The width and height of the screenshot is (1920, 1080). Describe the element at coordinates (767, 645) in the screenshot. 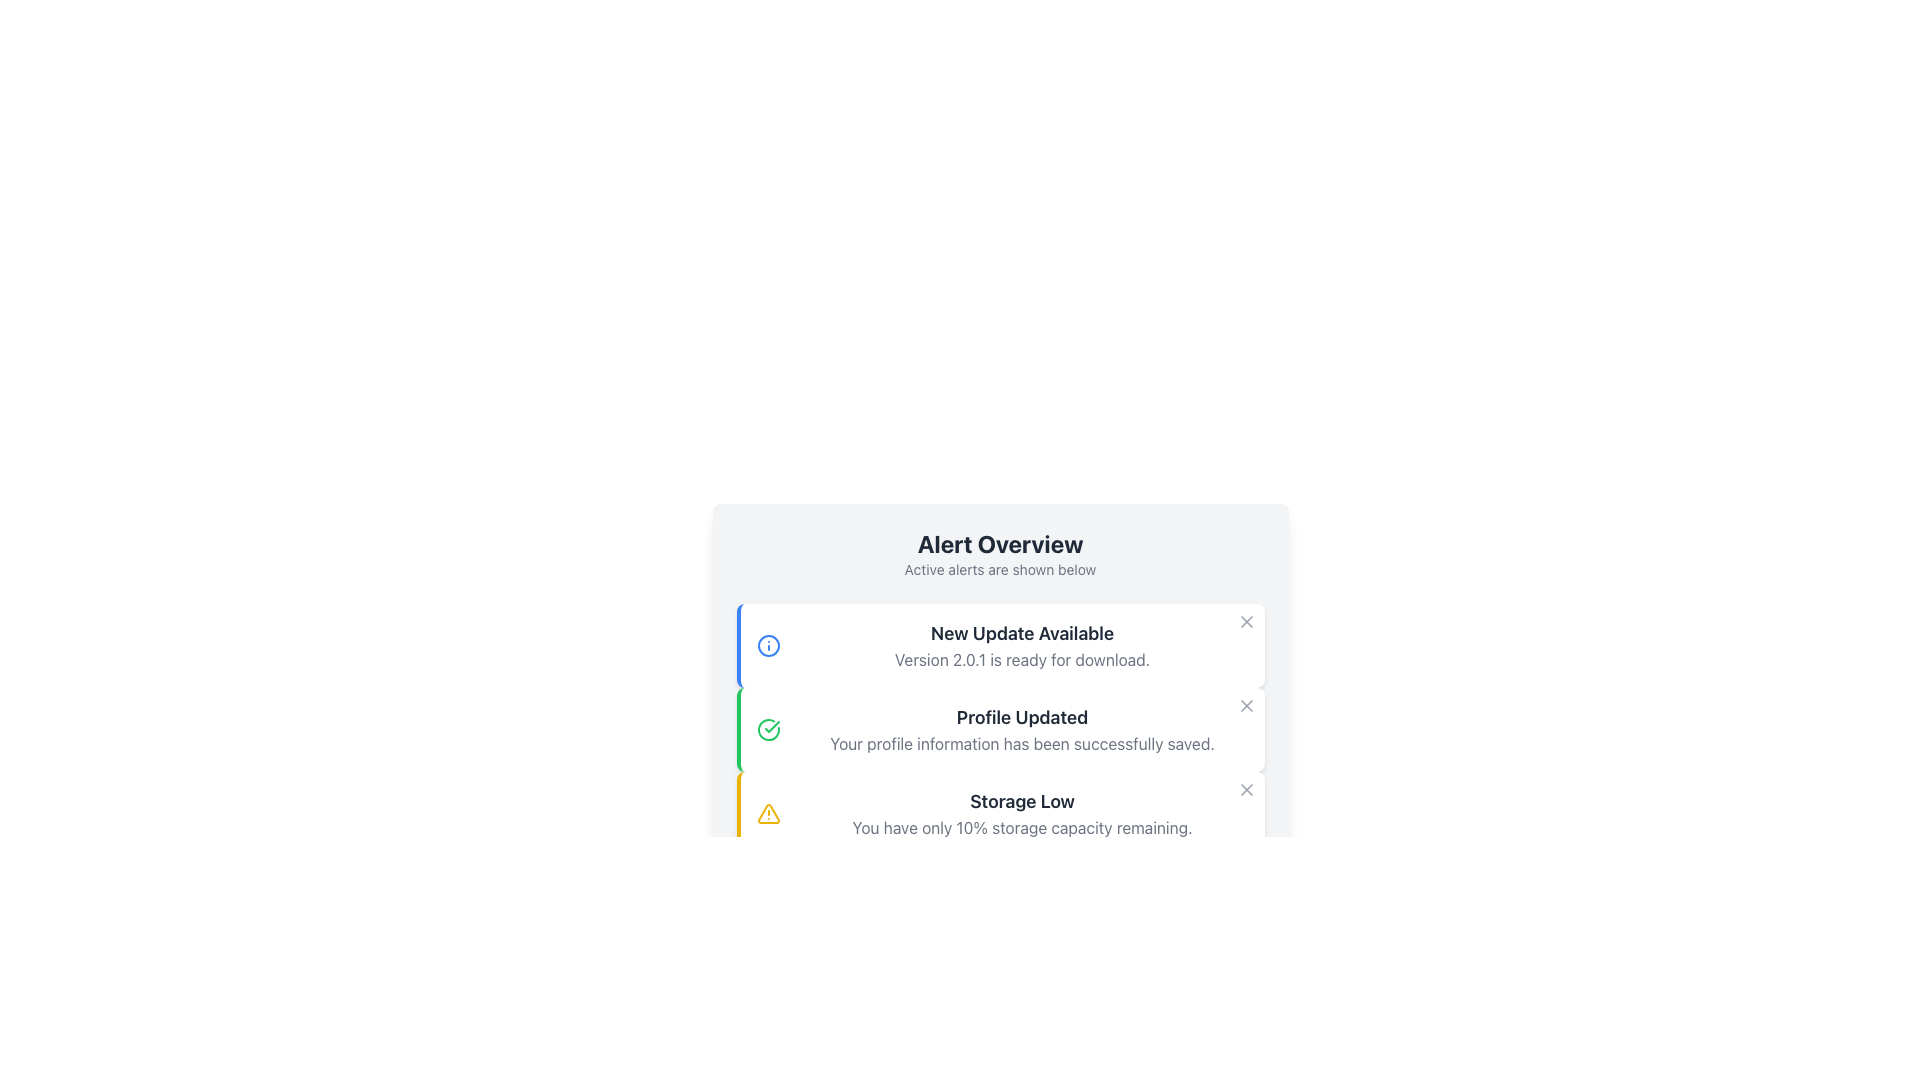

I see `the innermost SVG circle that enhances the visual cue of the notification entry 'New Update Available', which is horizontally aligned with the text and positioned first in the alert list` at that location.